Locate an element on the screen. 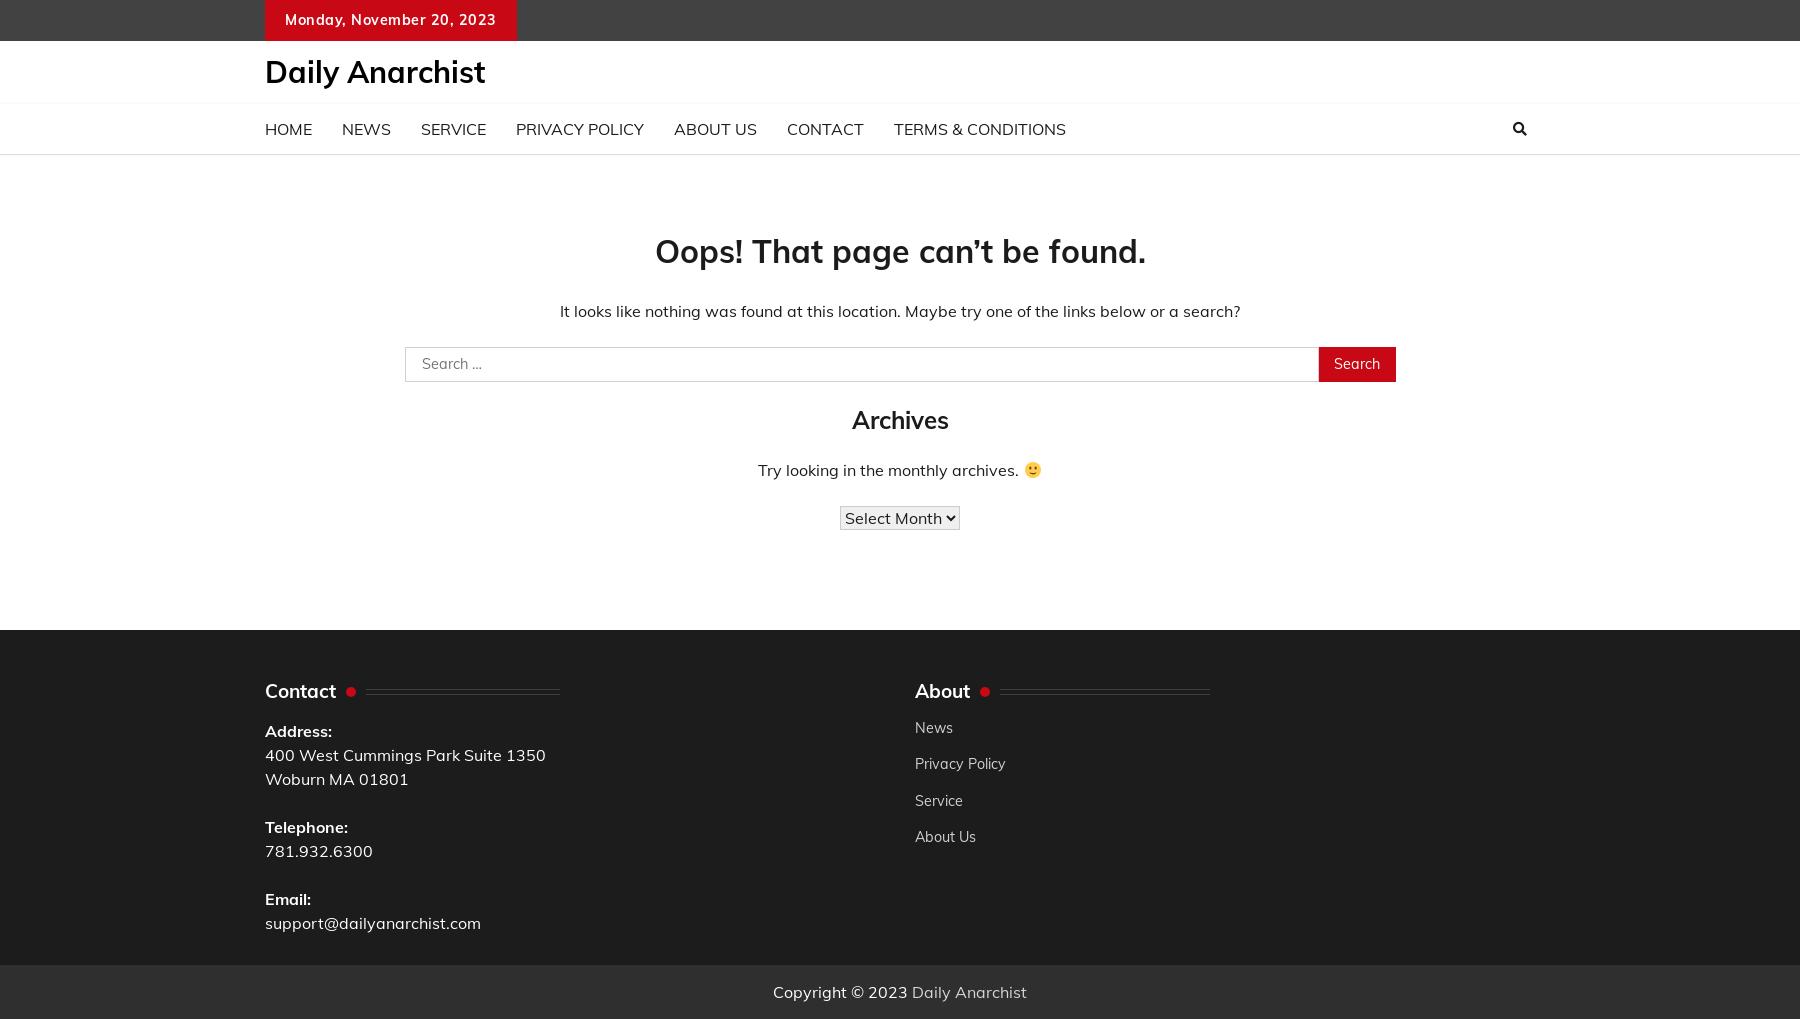  'Home' is located at coordinates (287, 128).